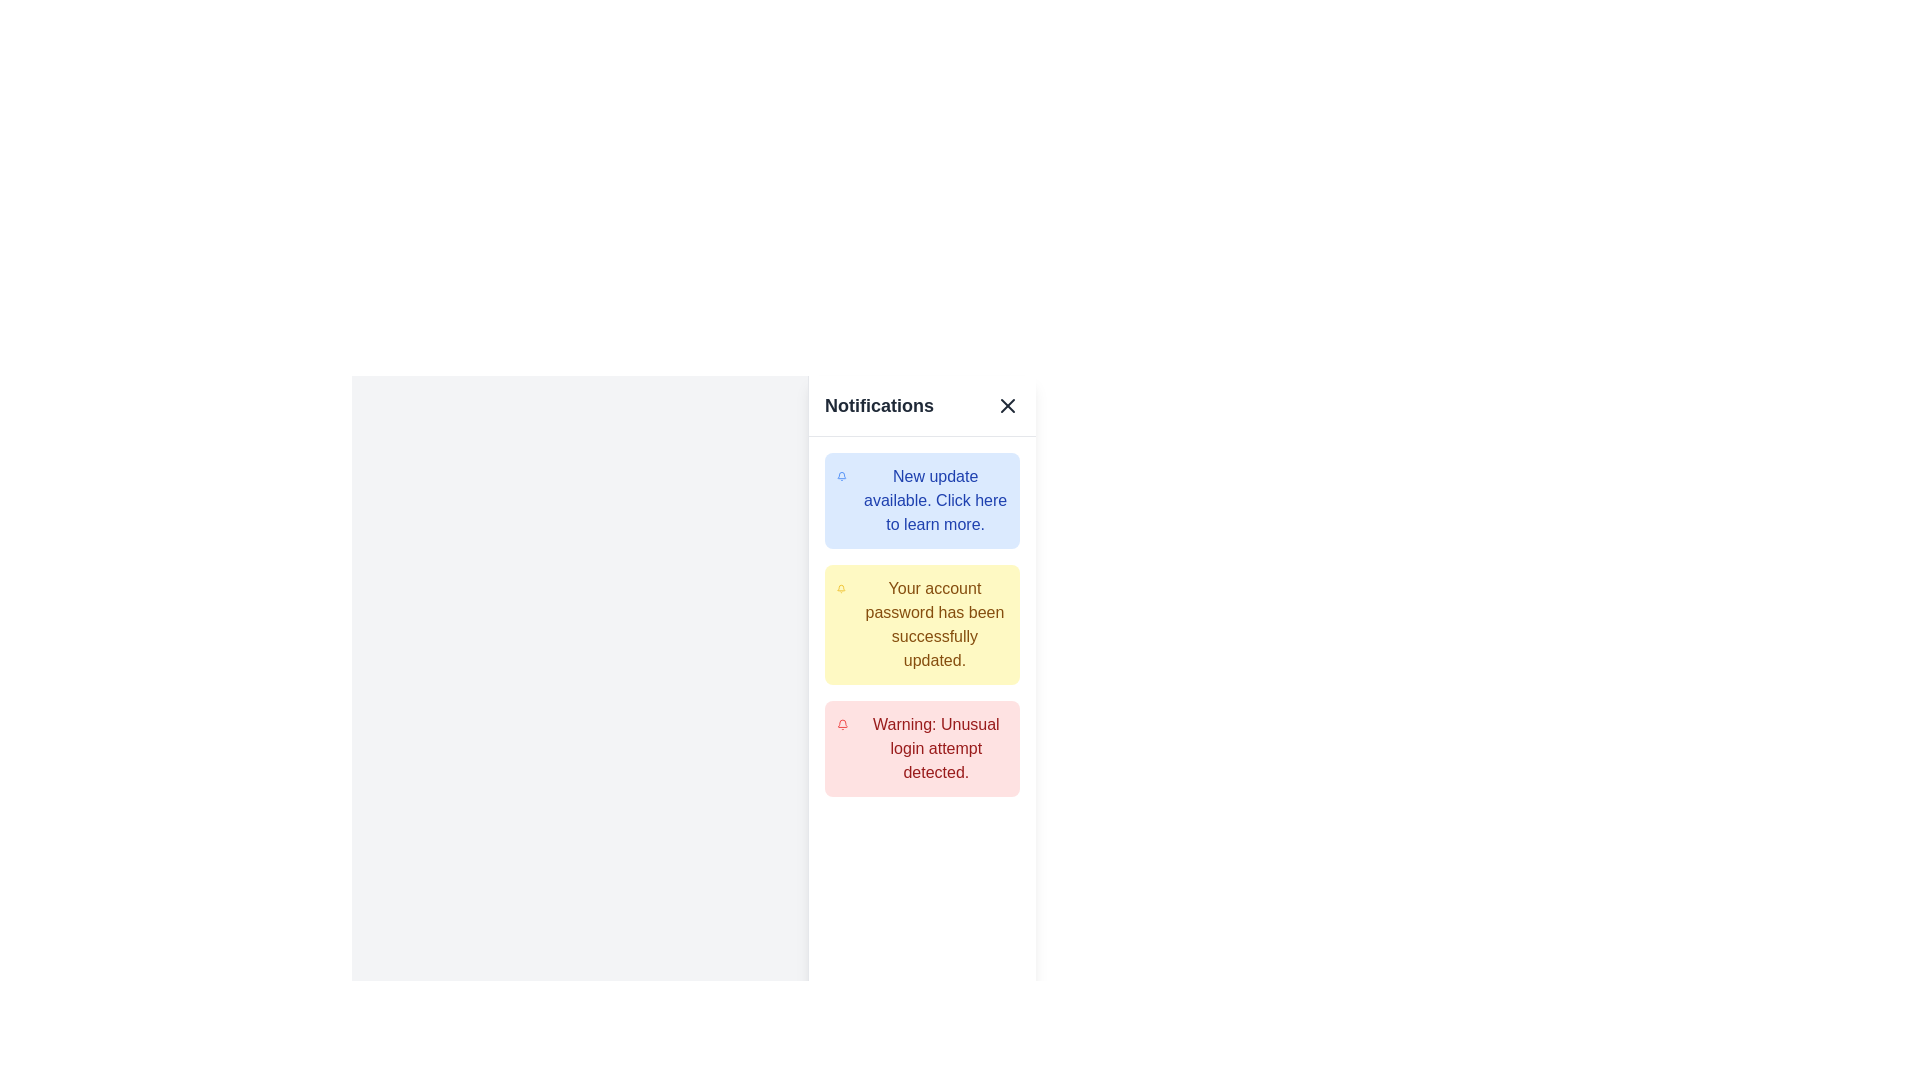 The height and width of the screenshot is (1080, 1920). Describe the element at coordinates (934, 500) in the screenshot. I see `the text element that provides information about a new update, which is non-interactive and located centrally within the light blue notification box at the top of the notification list` at that location.